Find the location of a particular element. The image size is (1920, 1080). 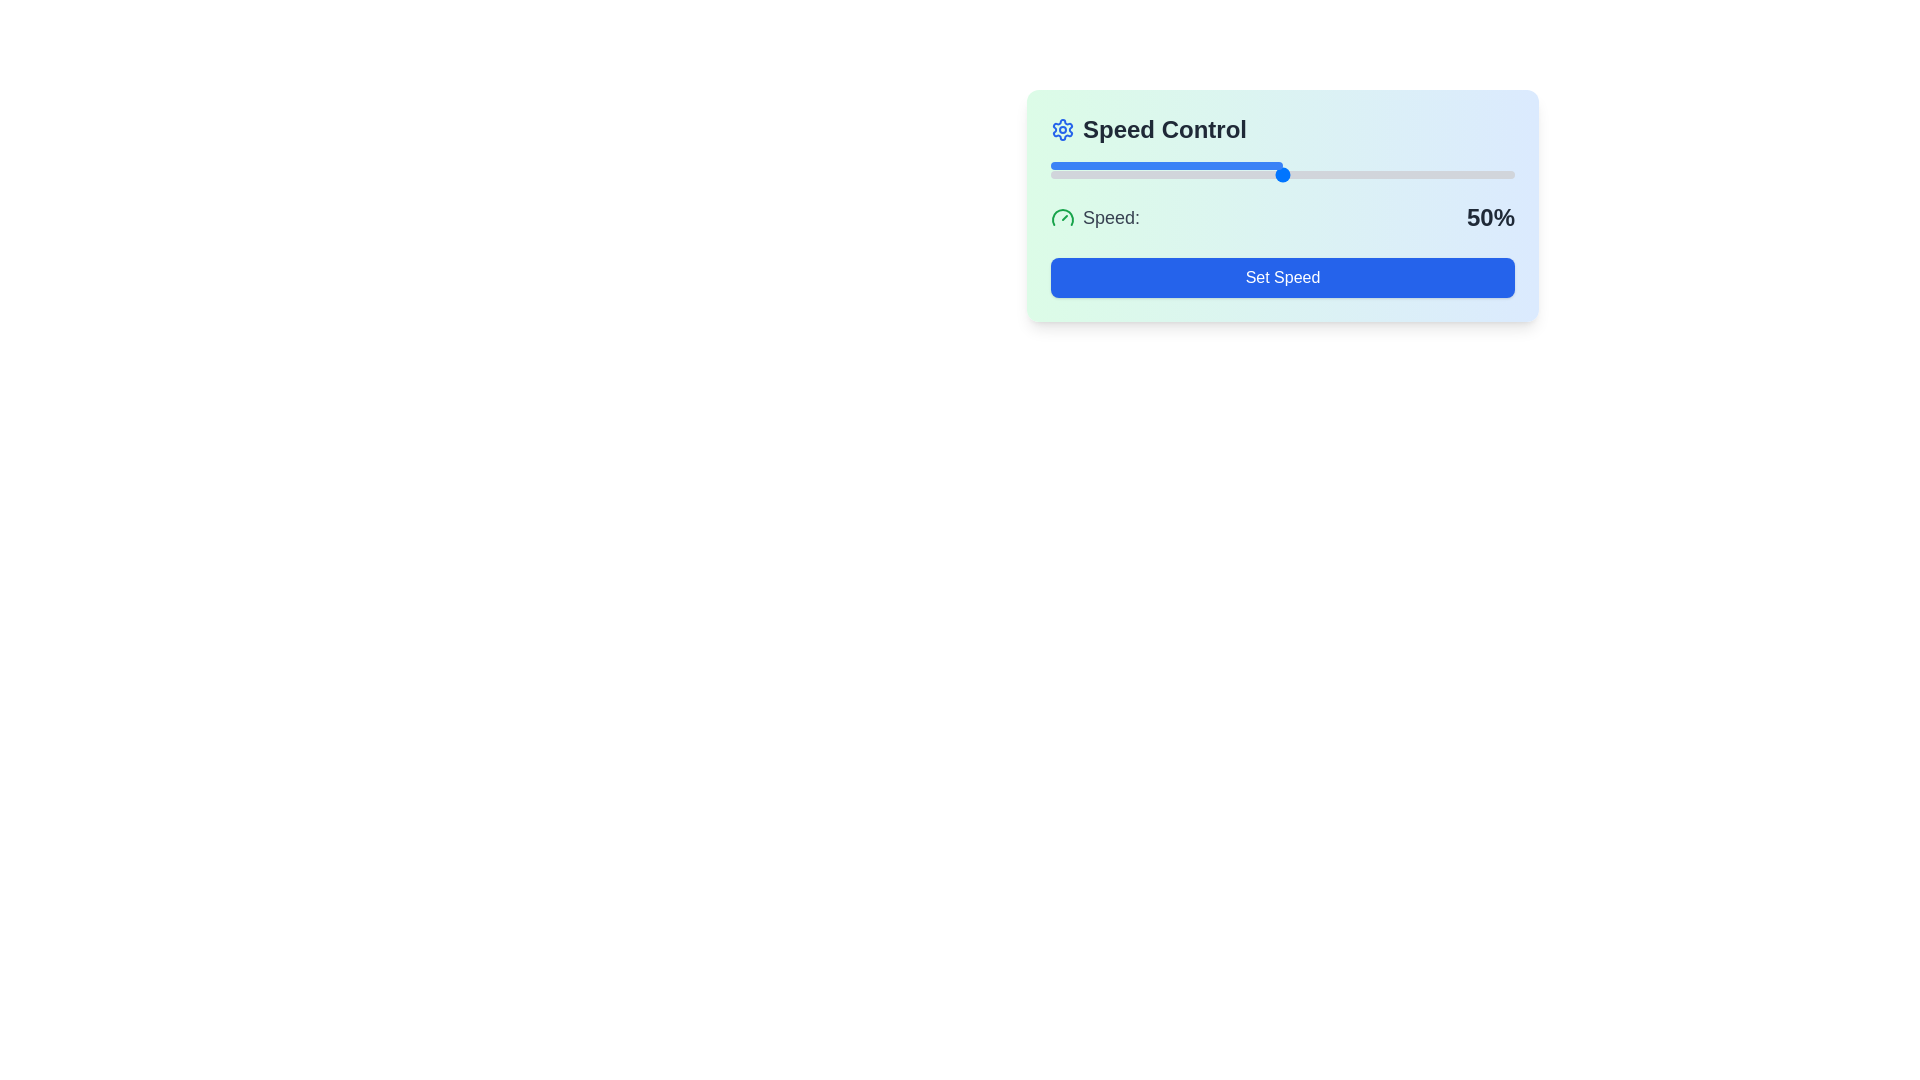

the slider is located at coordinates (1360, 173).